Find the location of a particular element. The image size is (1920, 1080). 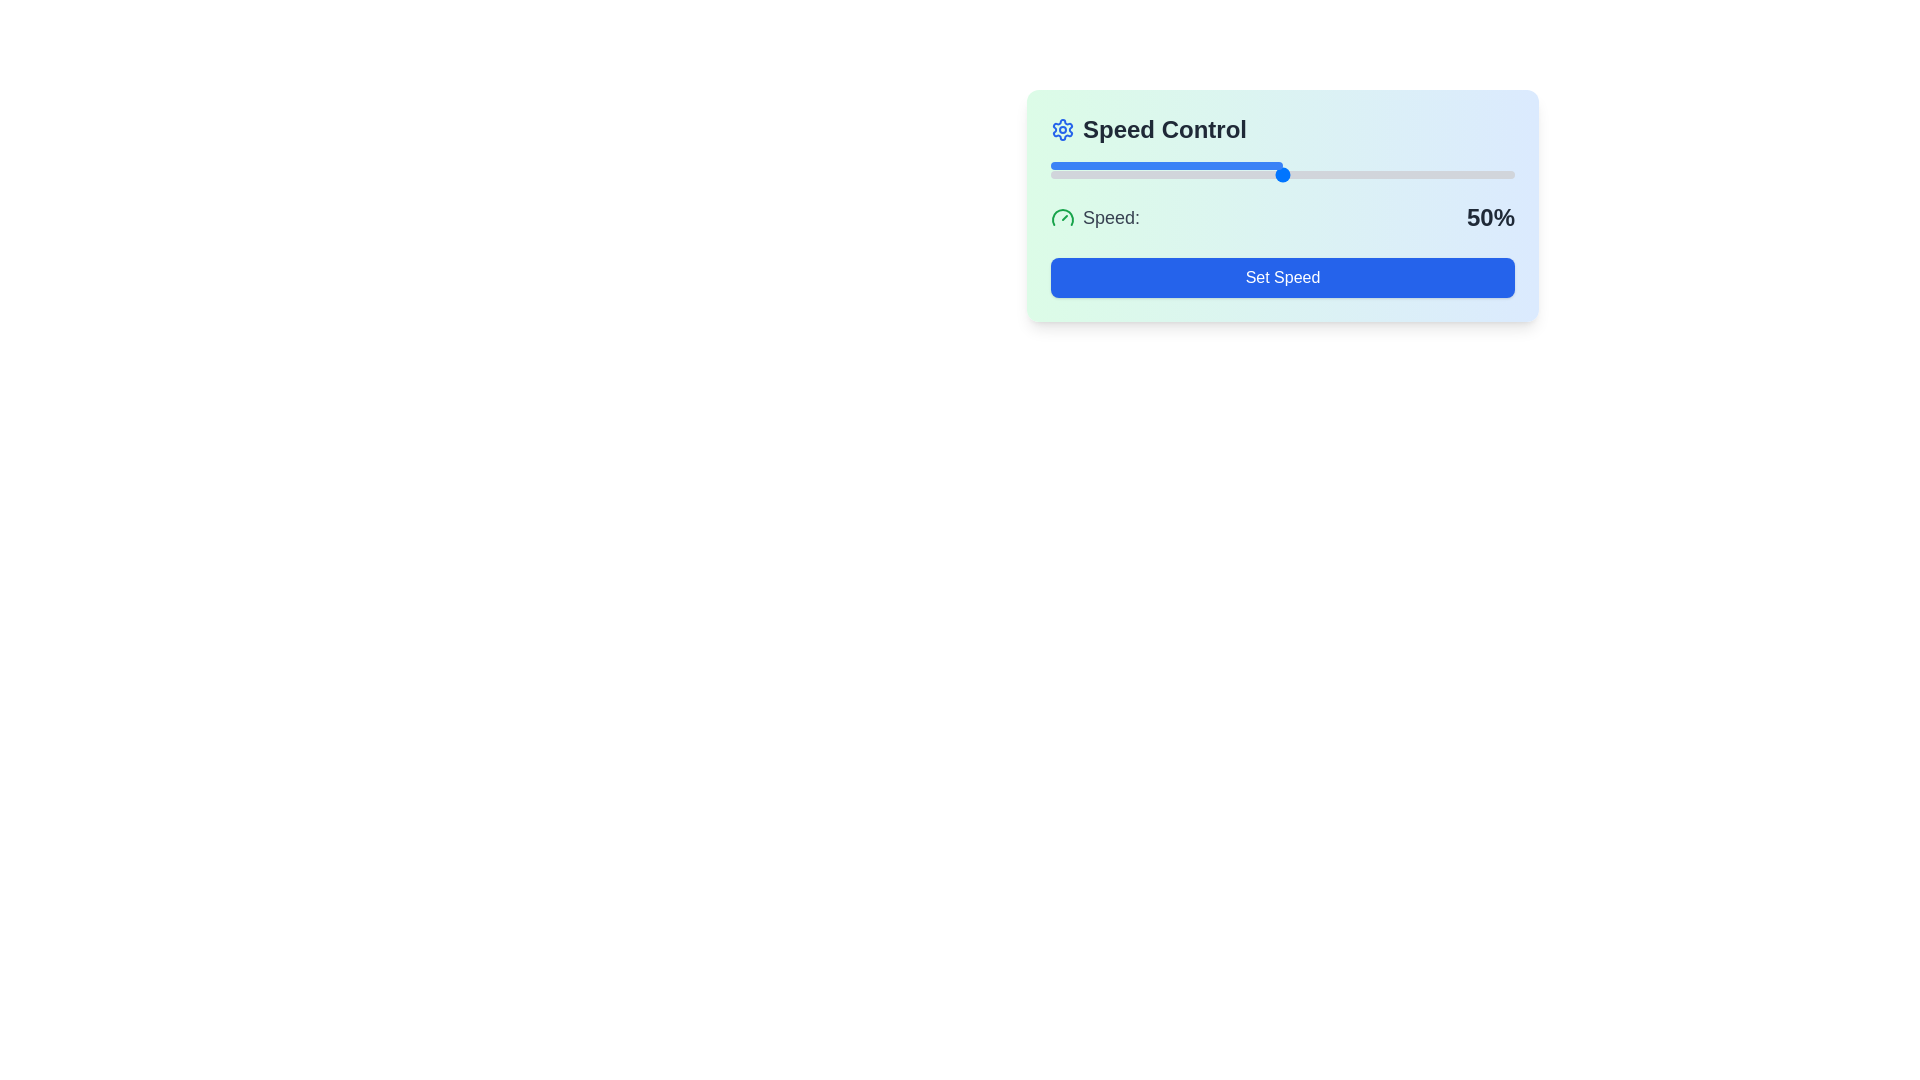

the slider is located at coordinates (1360, 173).